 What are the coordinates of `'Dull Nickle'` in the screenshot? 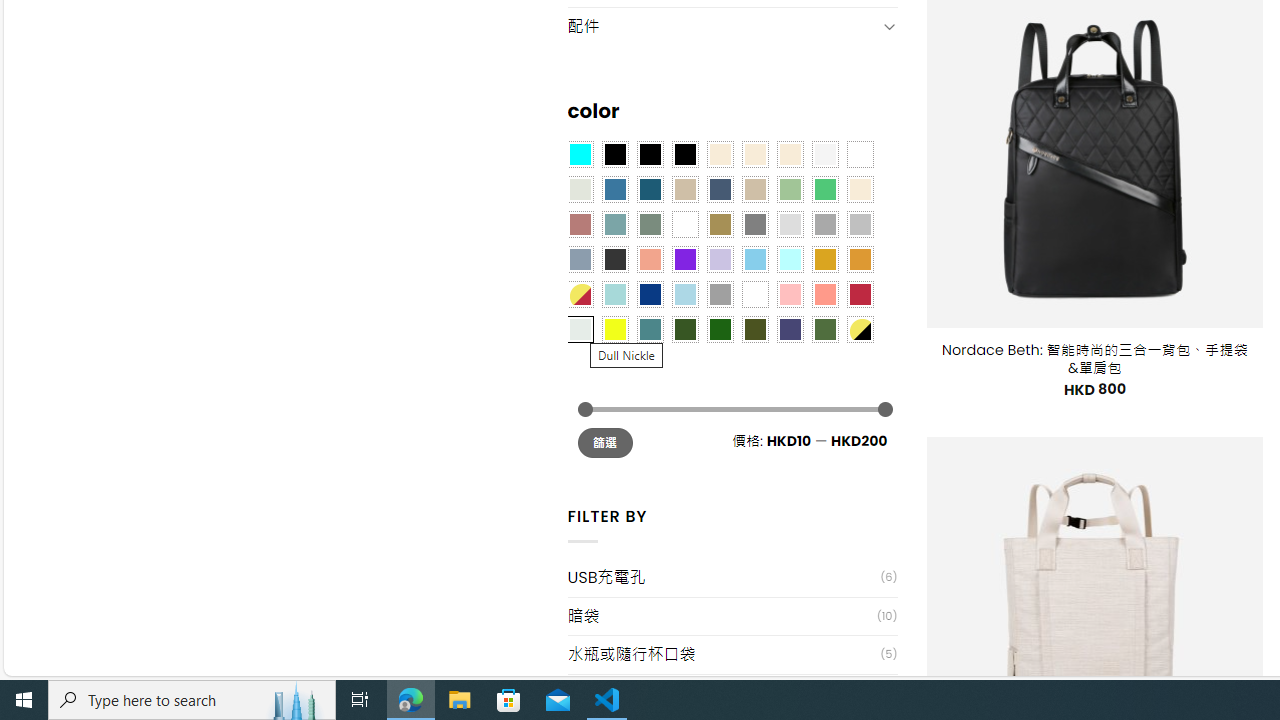 It's located at (578, 328).